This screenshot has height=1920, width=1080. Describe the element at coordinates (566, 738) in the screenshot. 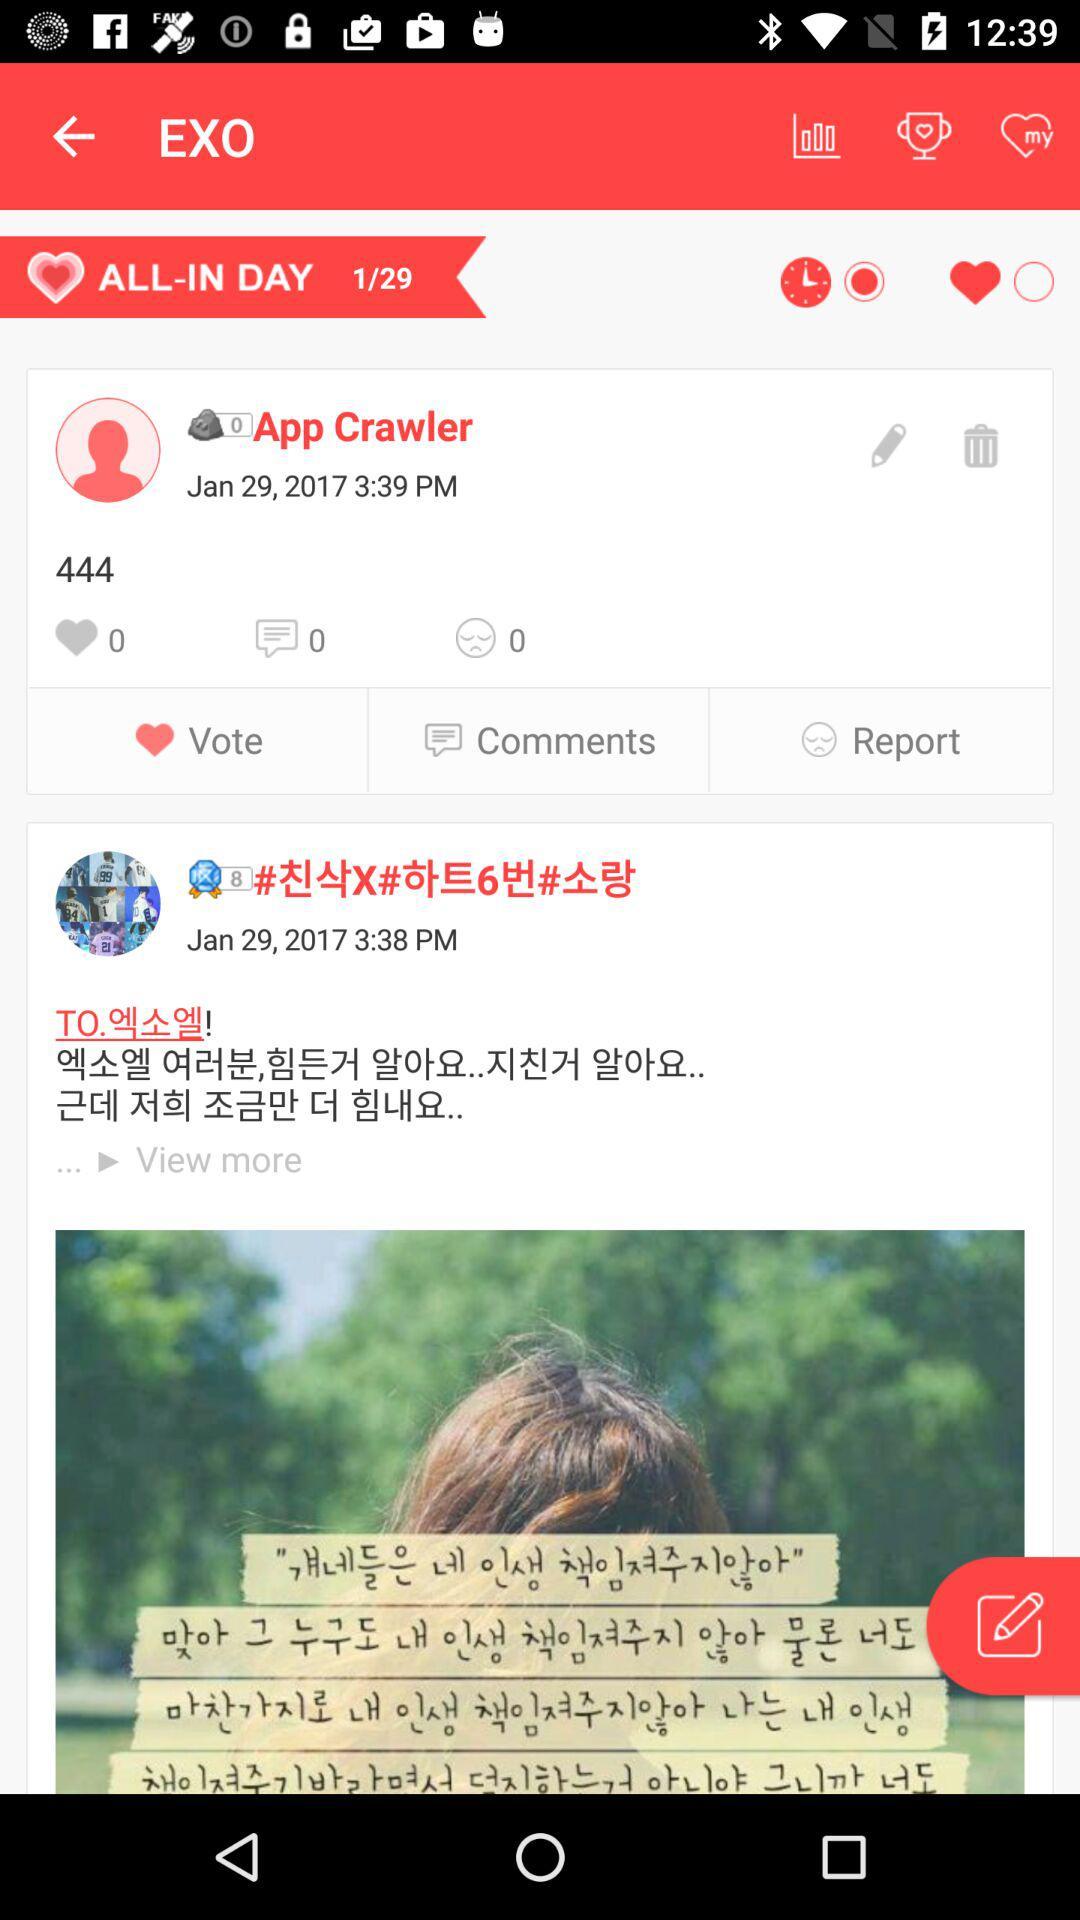

I see `the item below the 0 item` at that location.